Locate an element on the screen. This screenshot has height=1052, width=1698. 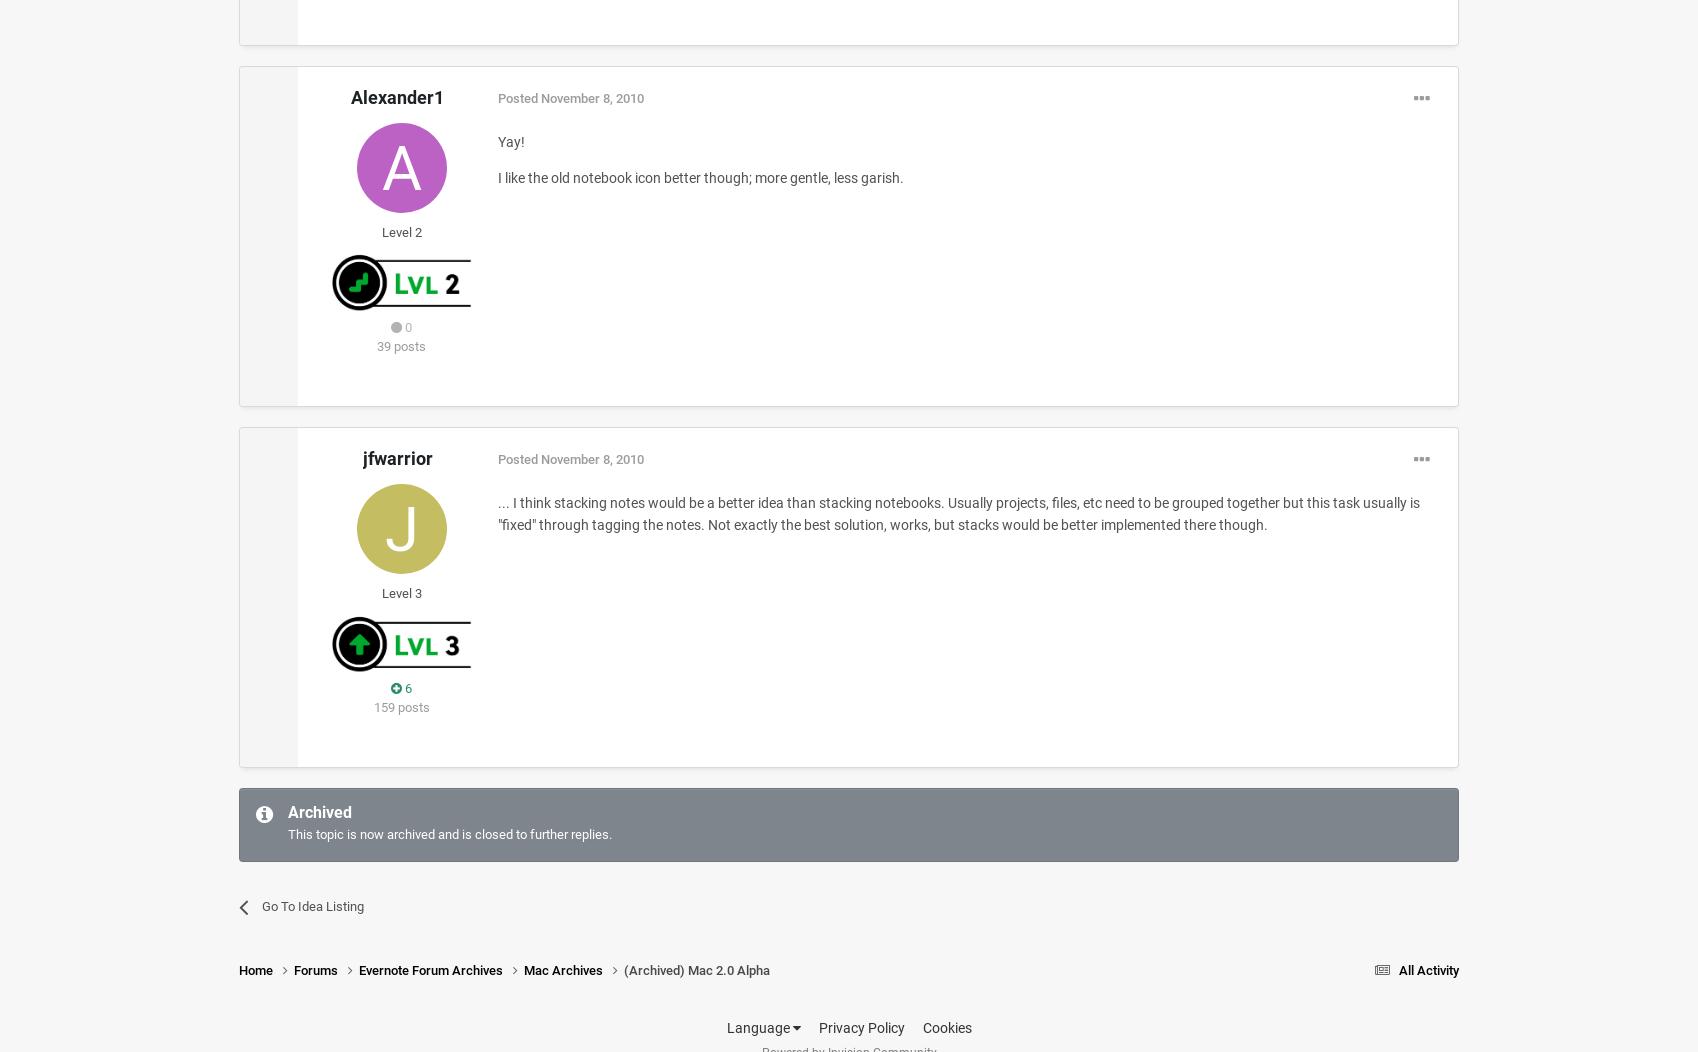
'Go To Idea Listing' is located at coordinates (311, 905).